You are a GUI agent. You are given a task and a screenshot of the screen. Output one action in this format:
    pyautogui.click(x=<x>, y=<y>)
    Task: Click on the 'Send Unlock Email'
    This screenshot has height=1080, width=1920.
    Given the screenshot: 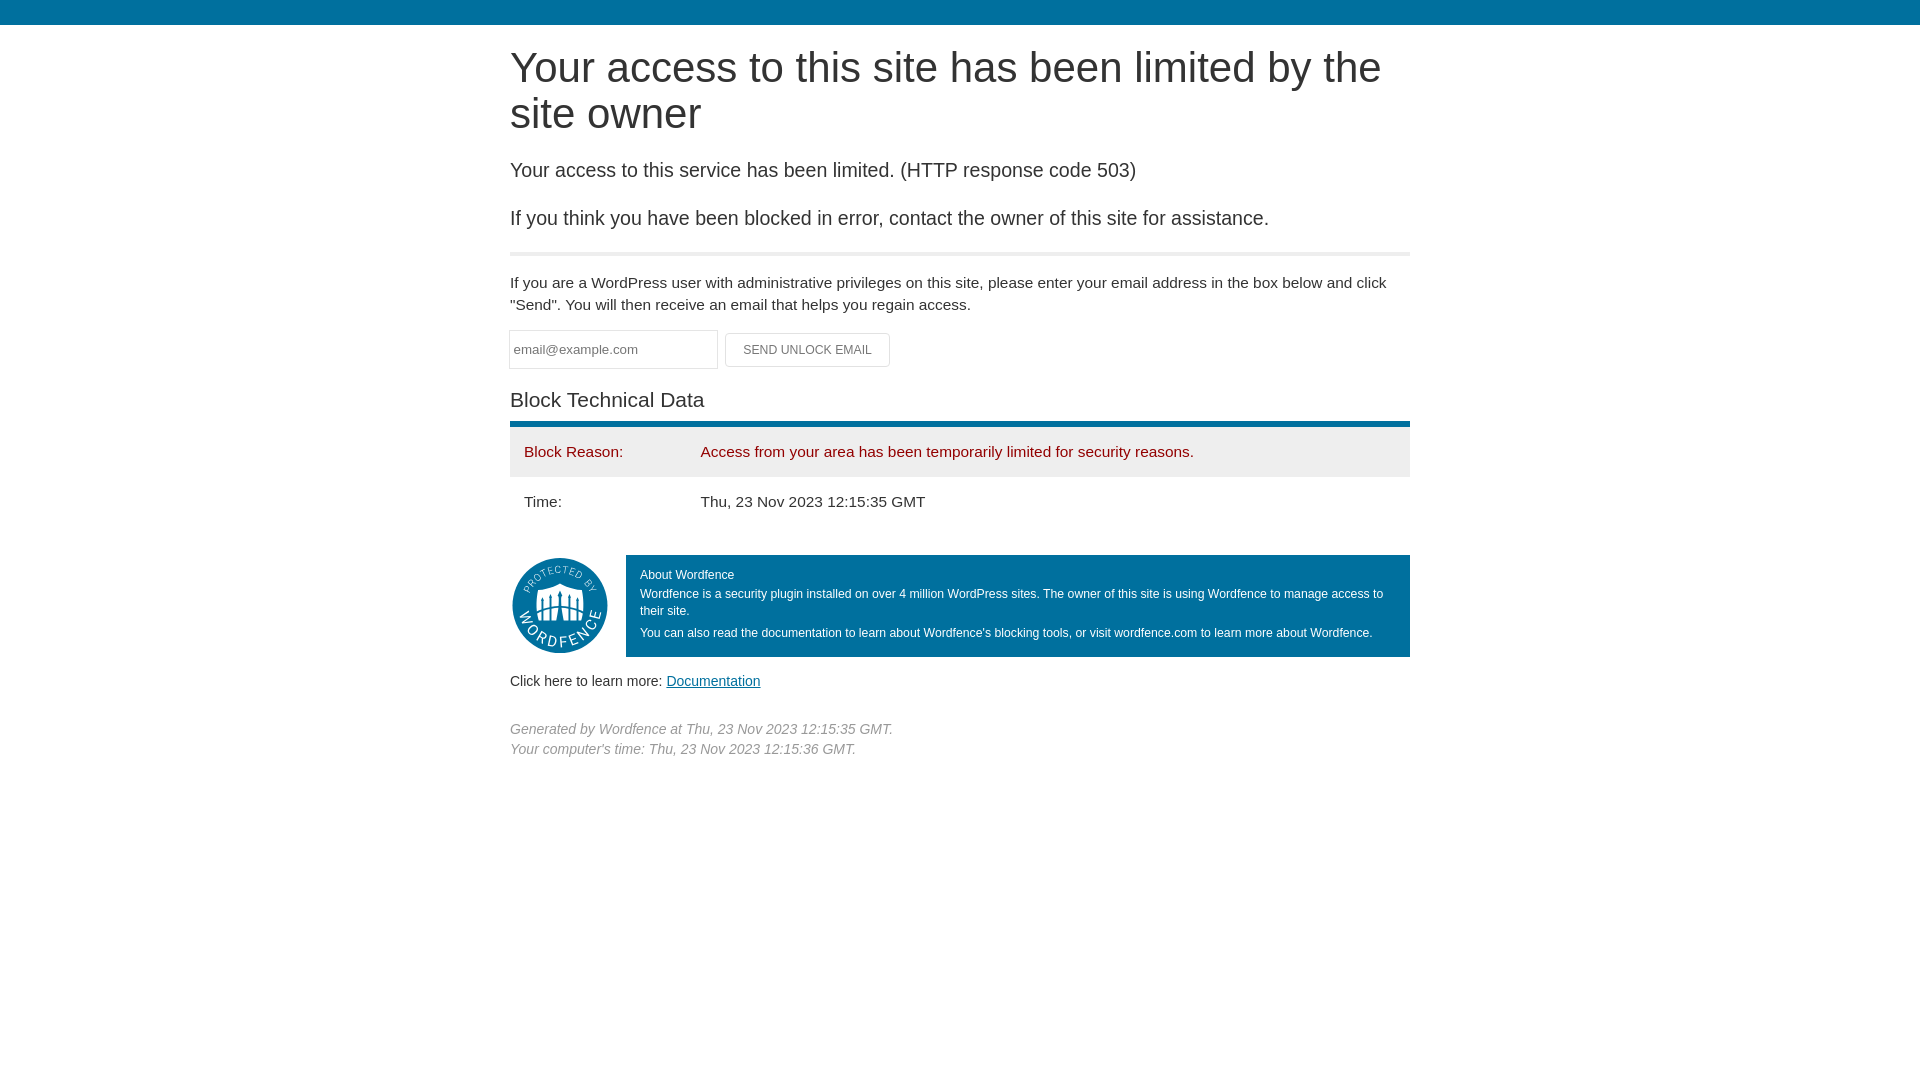 What is the action you would take?
    pyautogui.click(x=807, y=349)
    